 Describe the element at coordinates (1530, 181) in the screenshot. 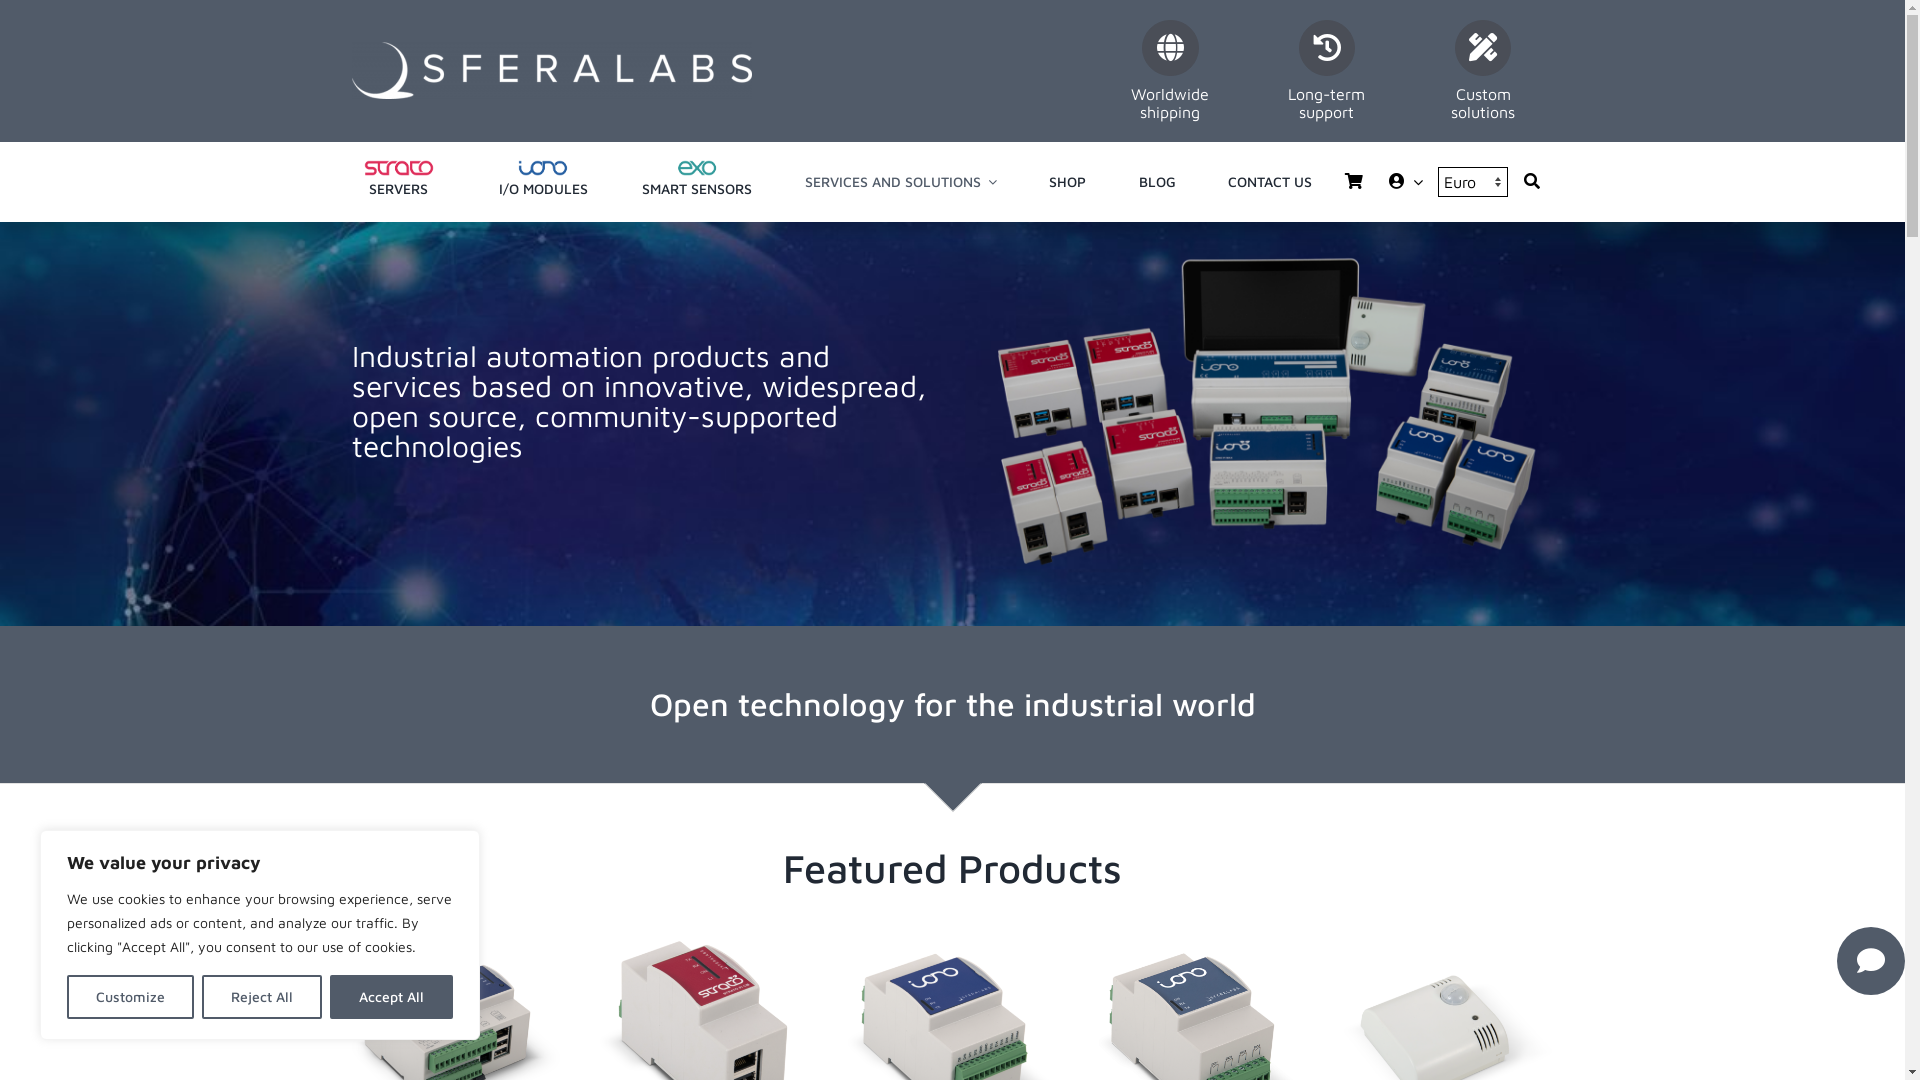

I see `'Search'` at that location.